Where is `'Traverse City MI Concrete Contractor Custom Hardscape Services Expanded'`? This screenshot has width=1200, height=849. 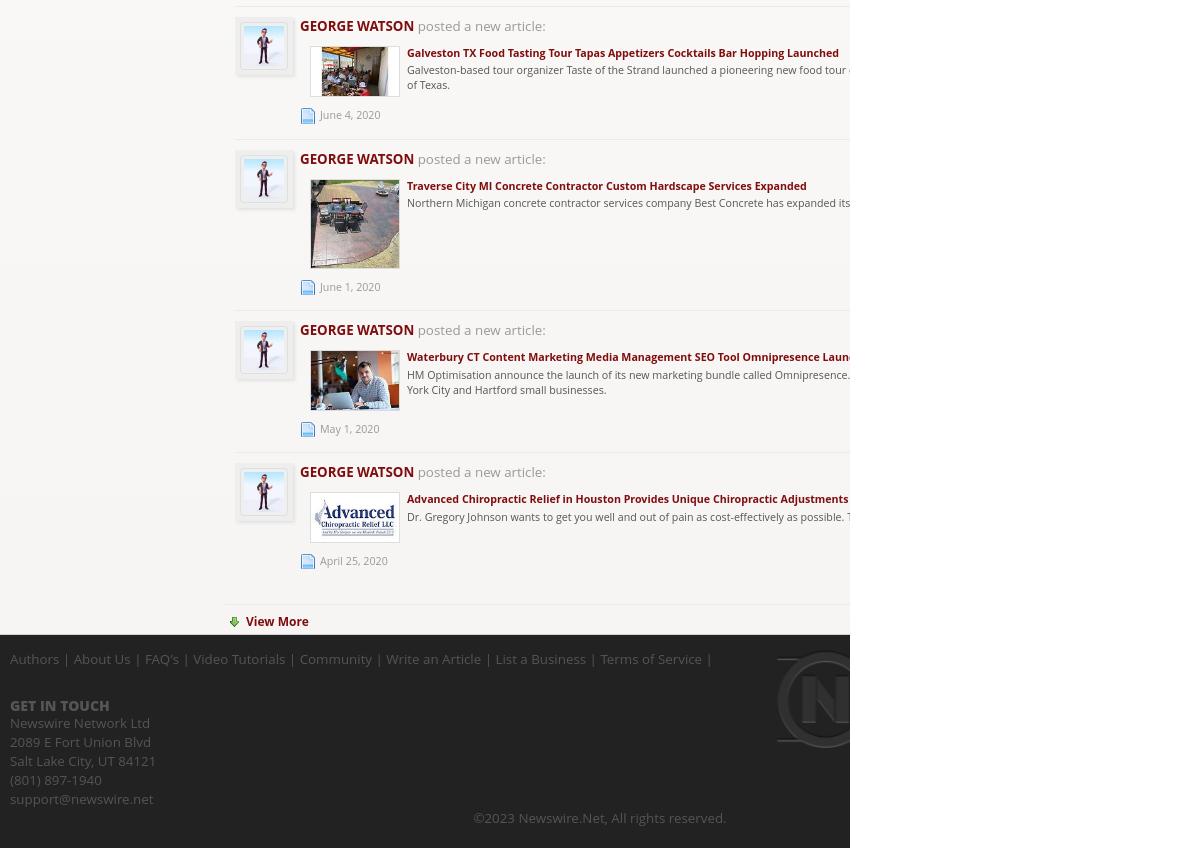
'Traverse City MI Concrete Contractor Custom Hardscape Services Expanded' is located at coordinates (606, 184).